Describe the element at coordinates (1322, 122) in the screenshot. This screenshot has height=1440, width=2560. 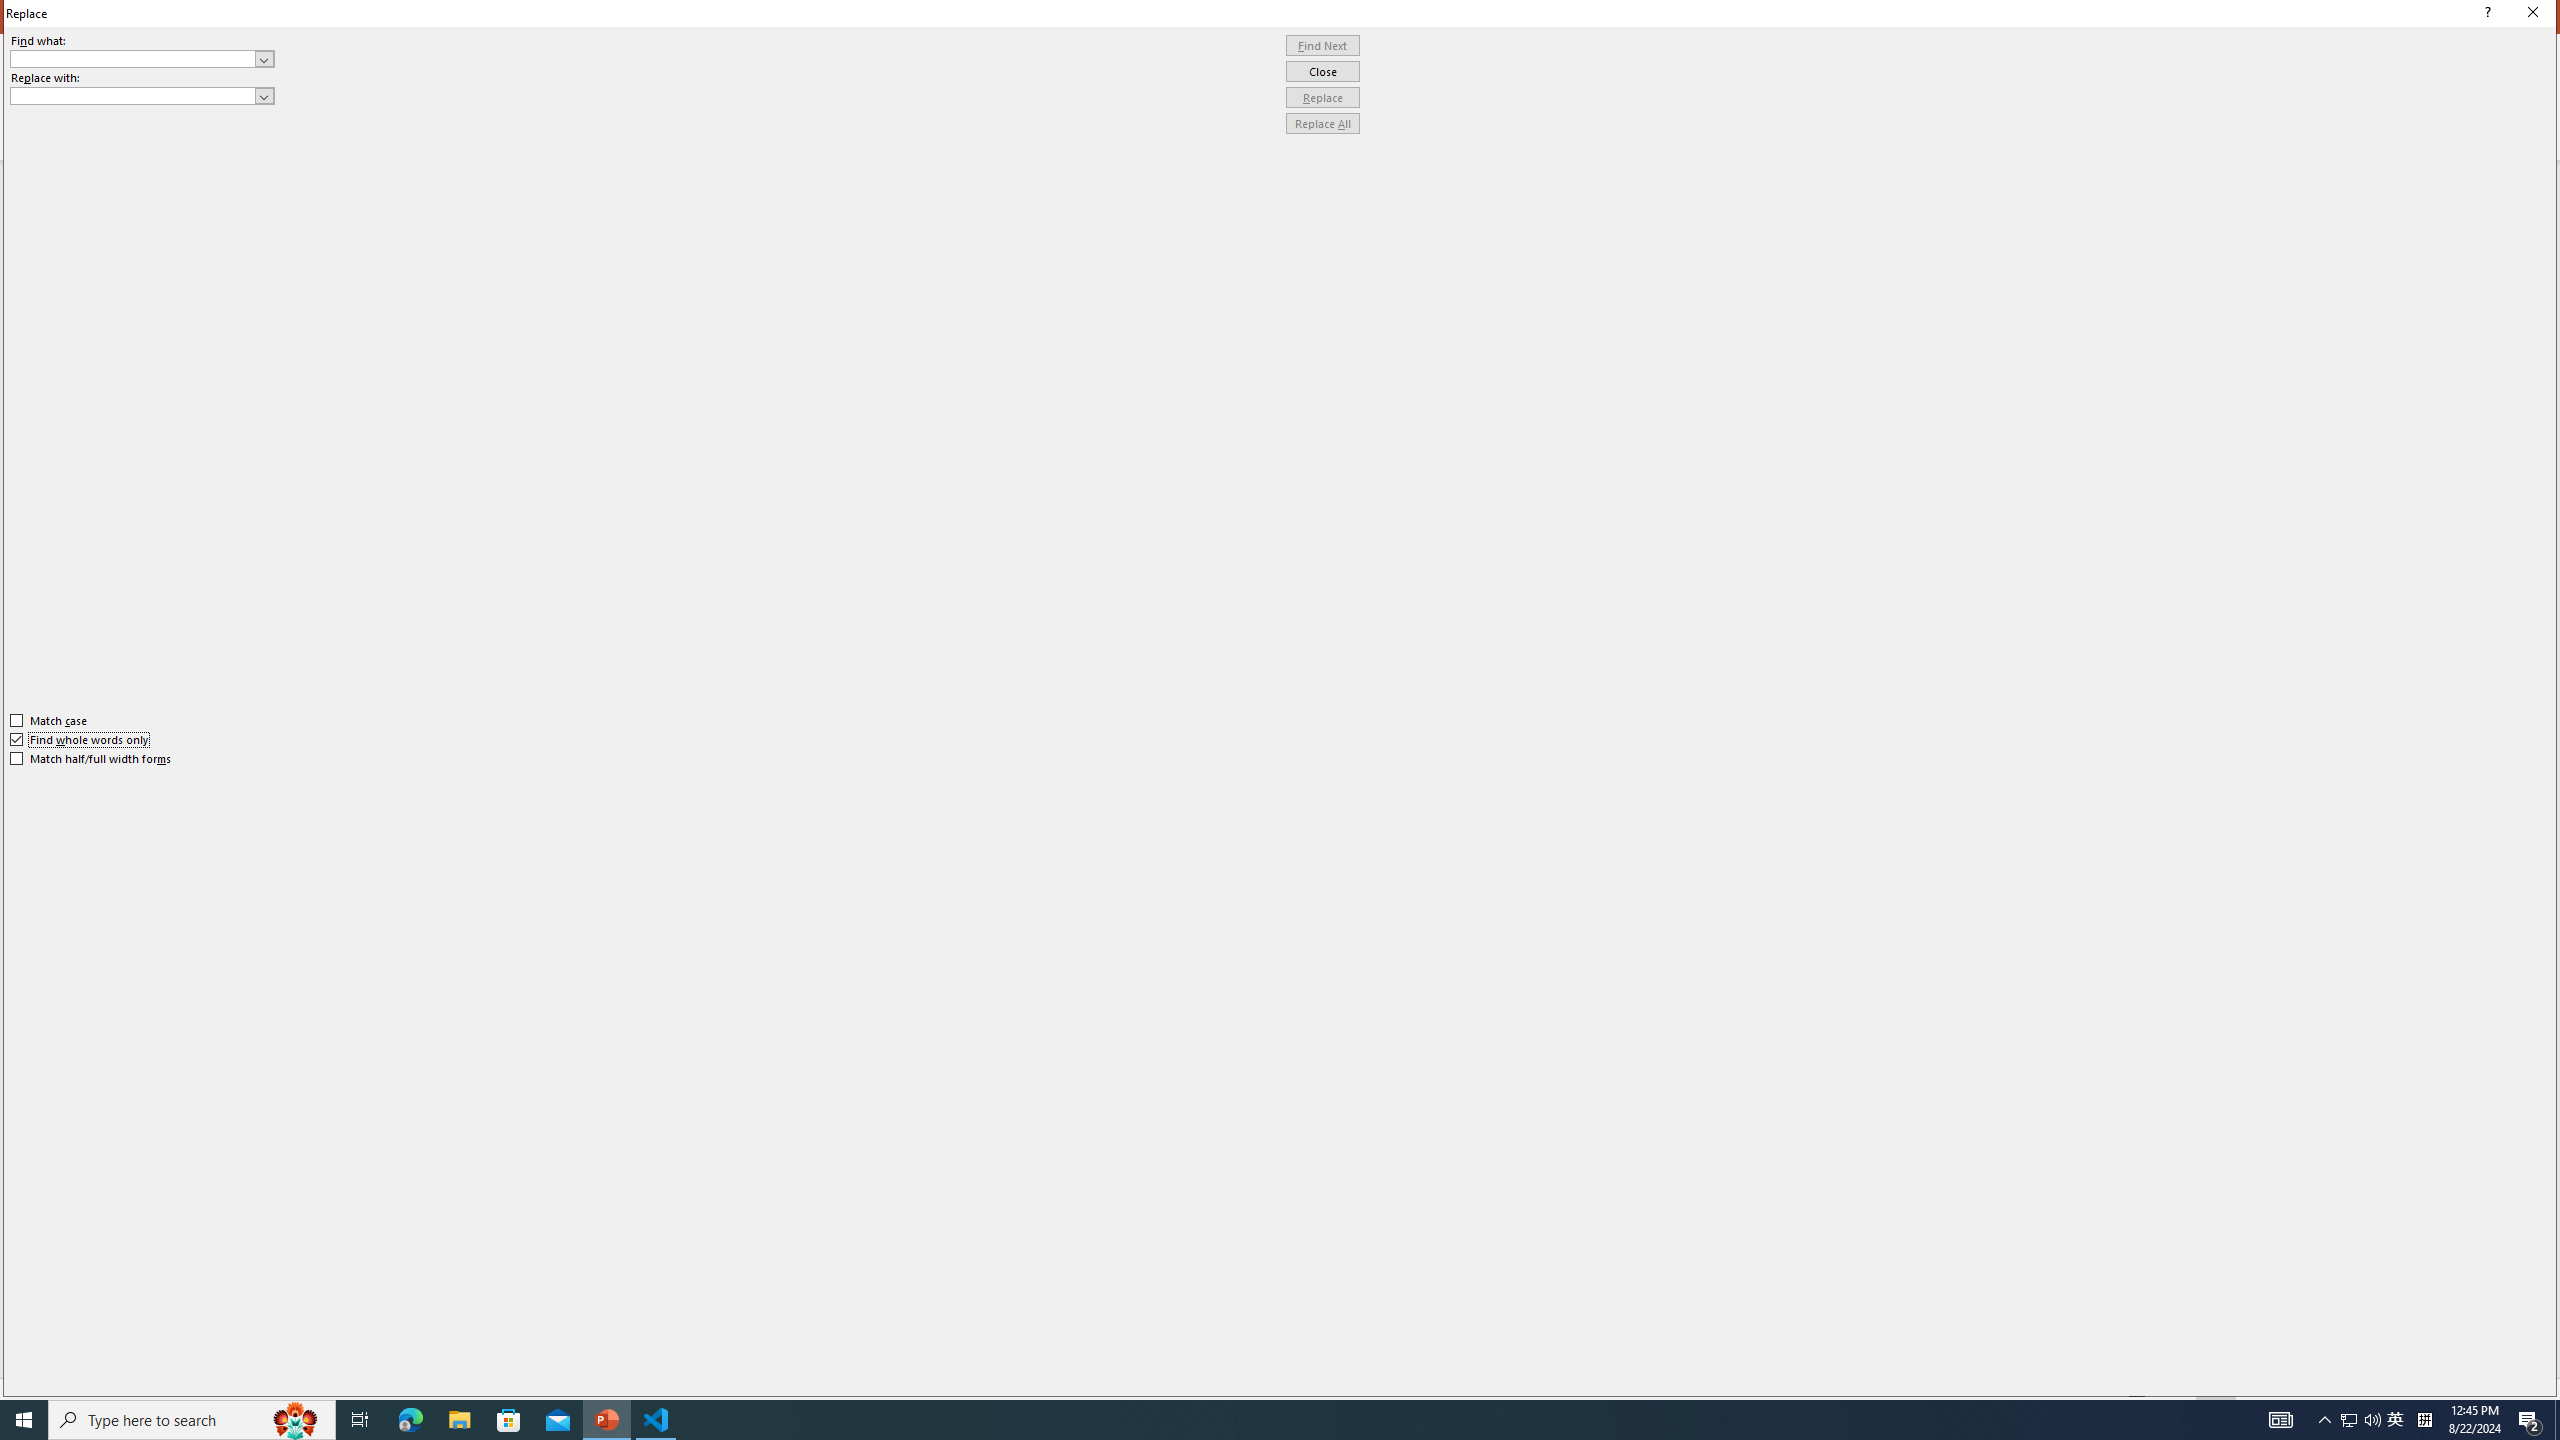
I see `'Replace All'` at that location.